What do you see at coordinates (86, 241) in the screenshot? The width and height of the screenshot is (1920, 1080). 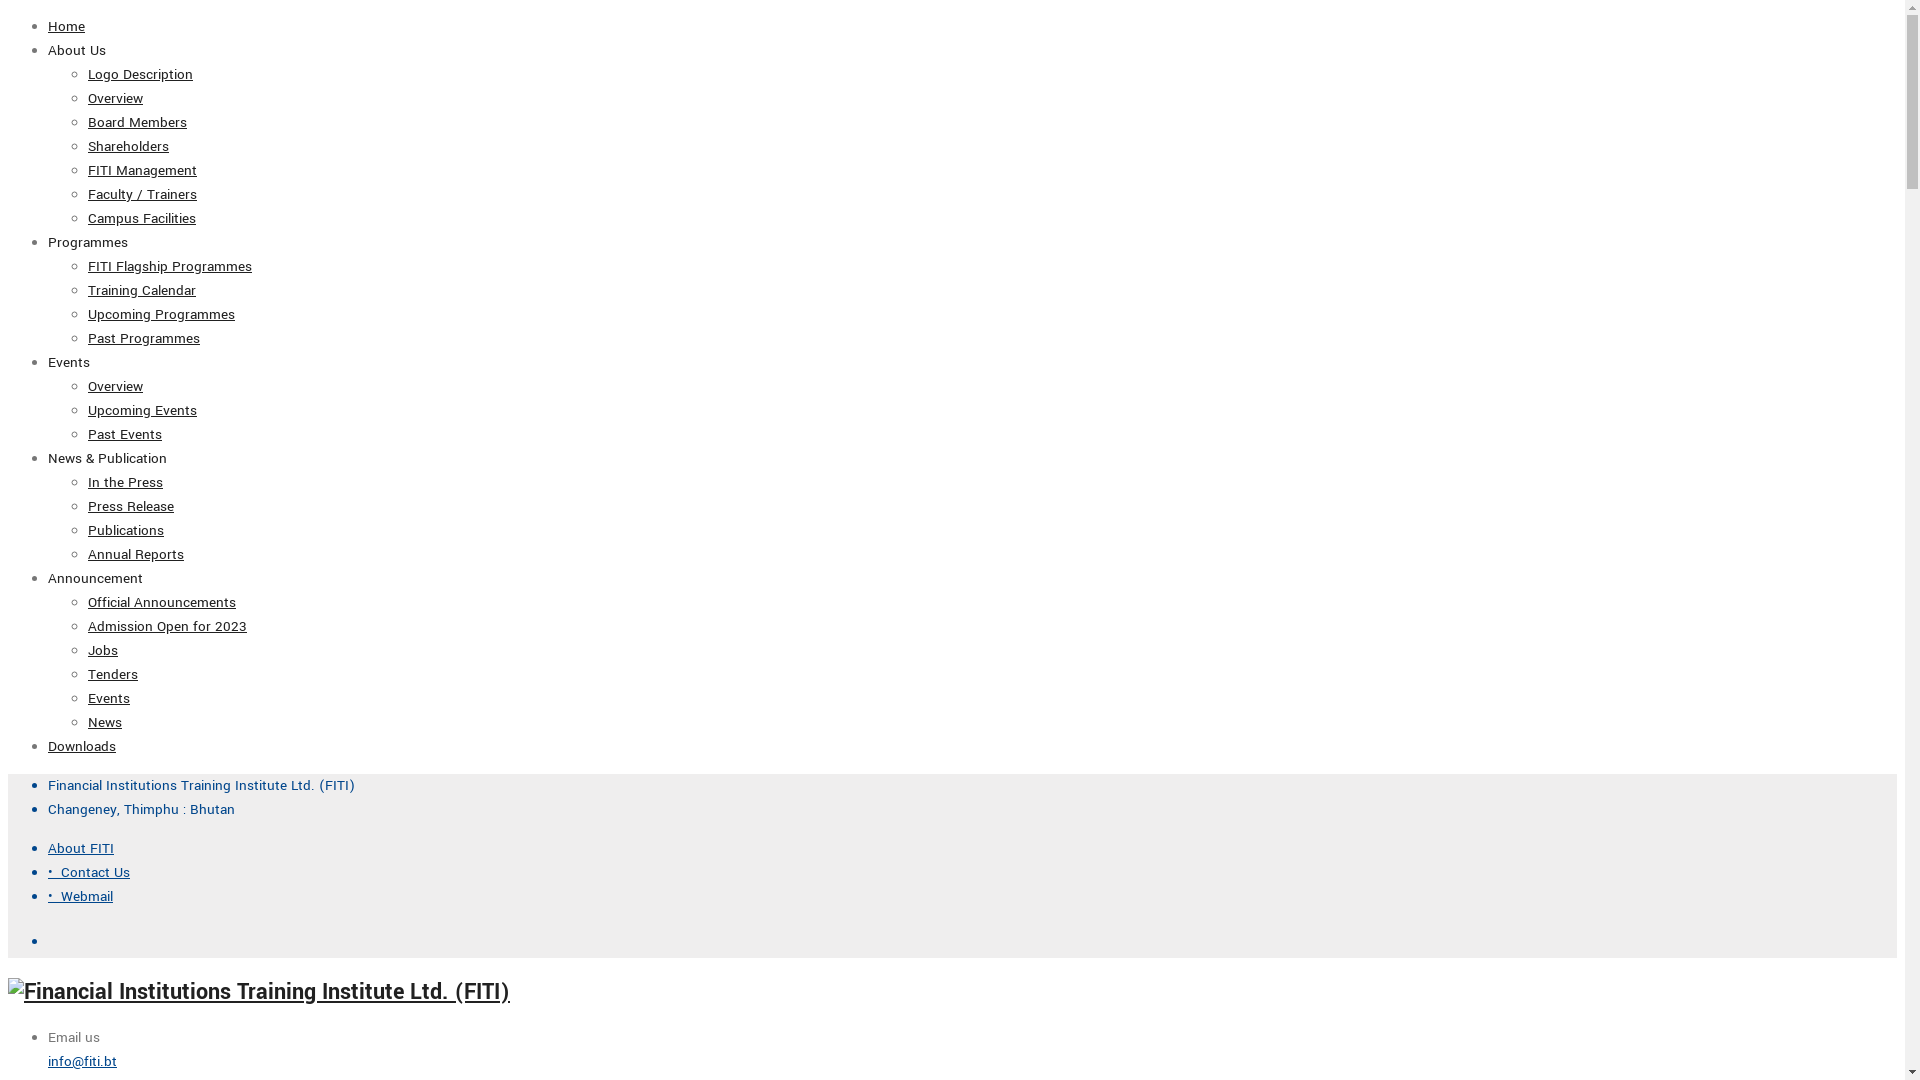 I see `'Programmes'` at bounding box center [86, 241].